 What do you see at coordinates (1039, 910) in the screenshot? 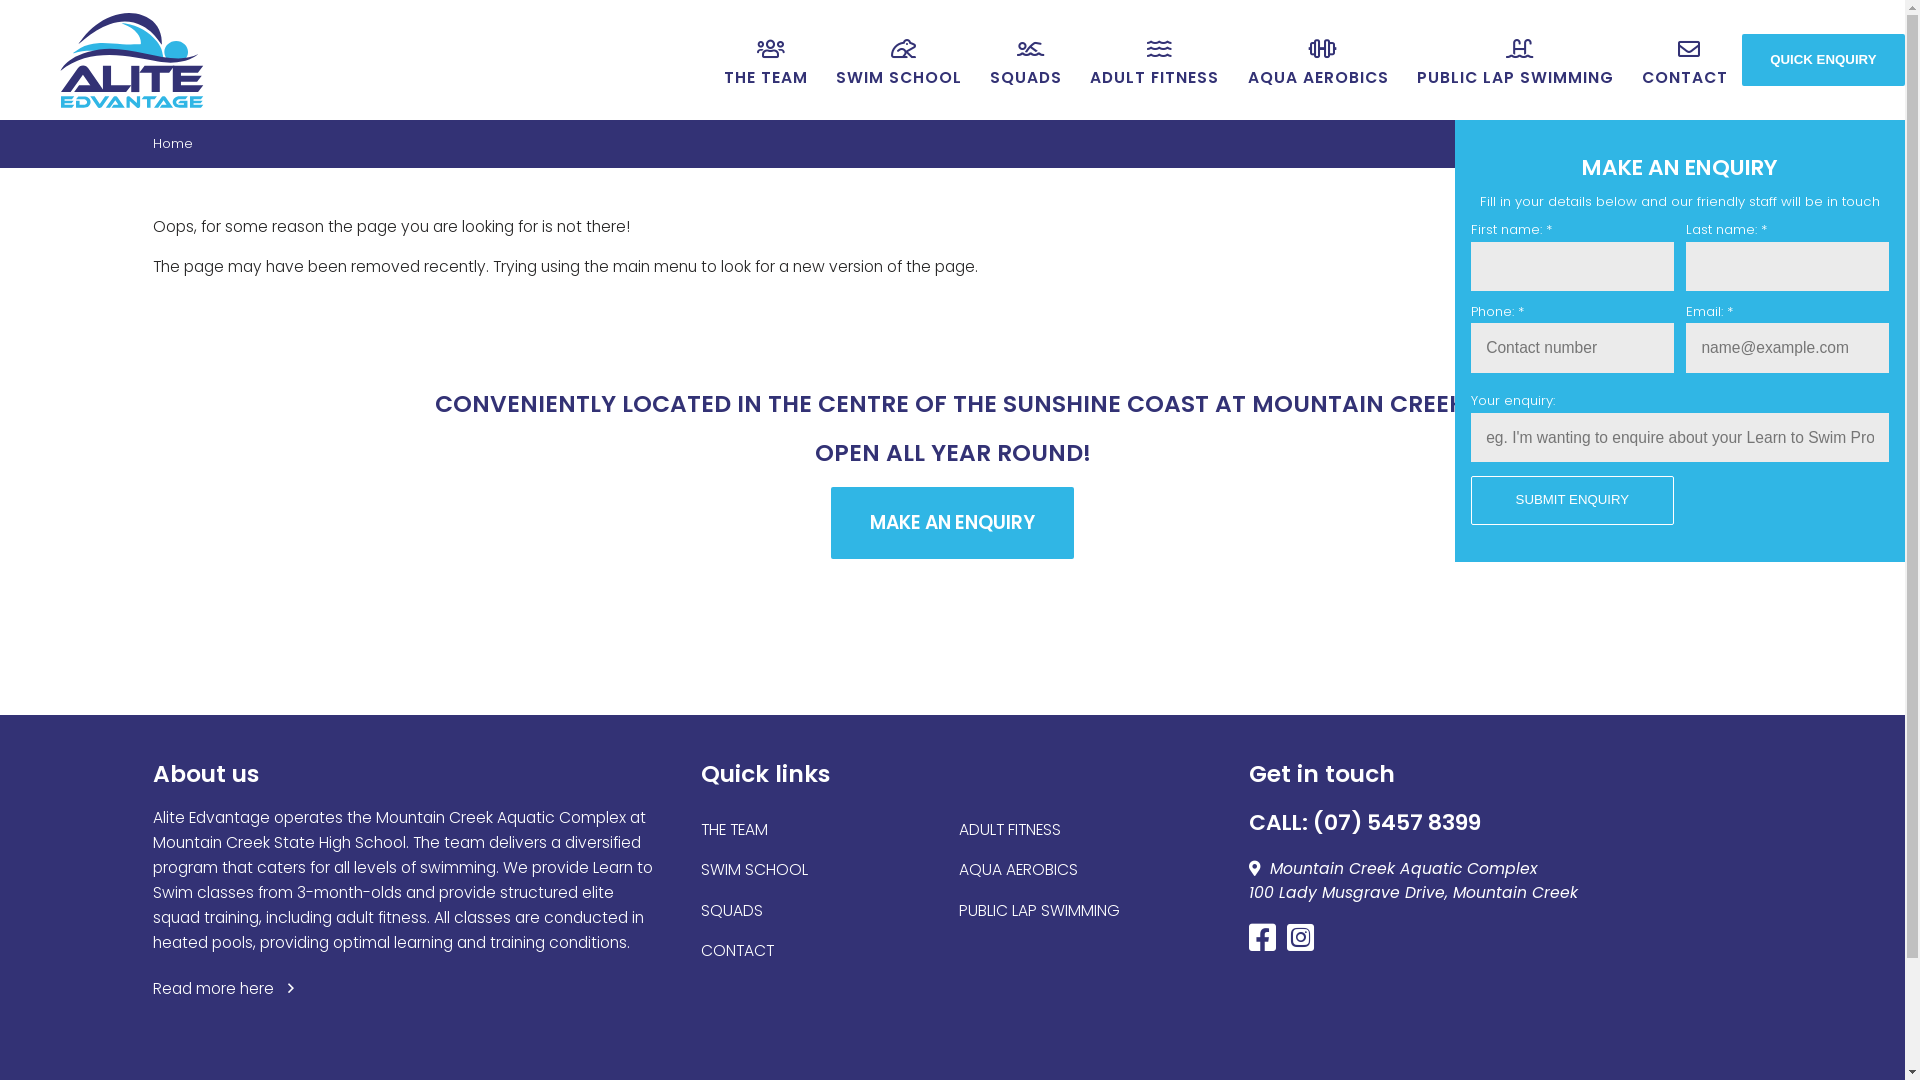
I see `'PUBLIC LAP SWIMMING'` at bounding box center [1039, 910].